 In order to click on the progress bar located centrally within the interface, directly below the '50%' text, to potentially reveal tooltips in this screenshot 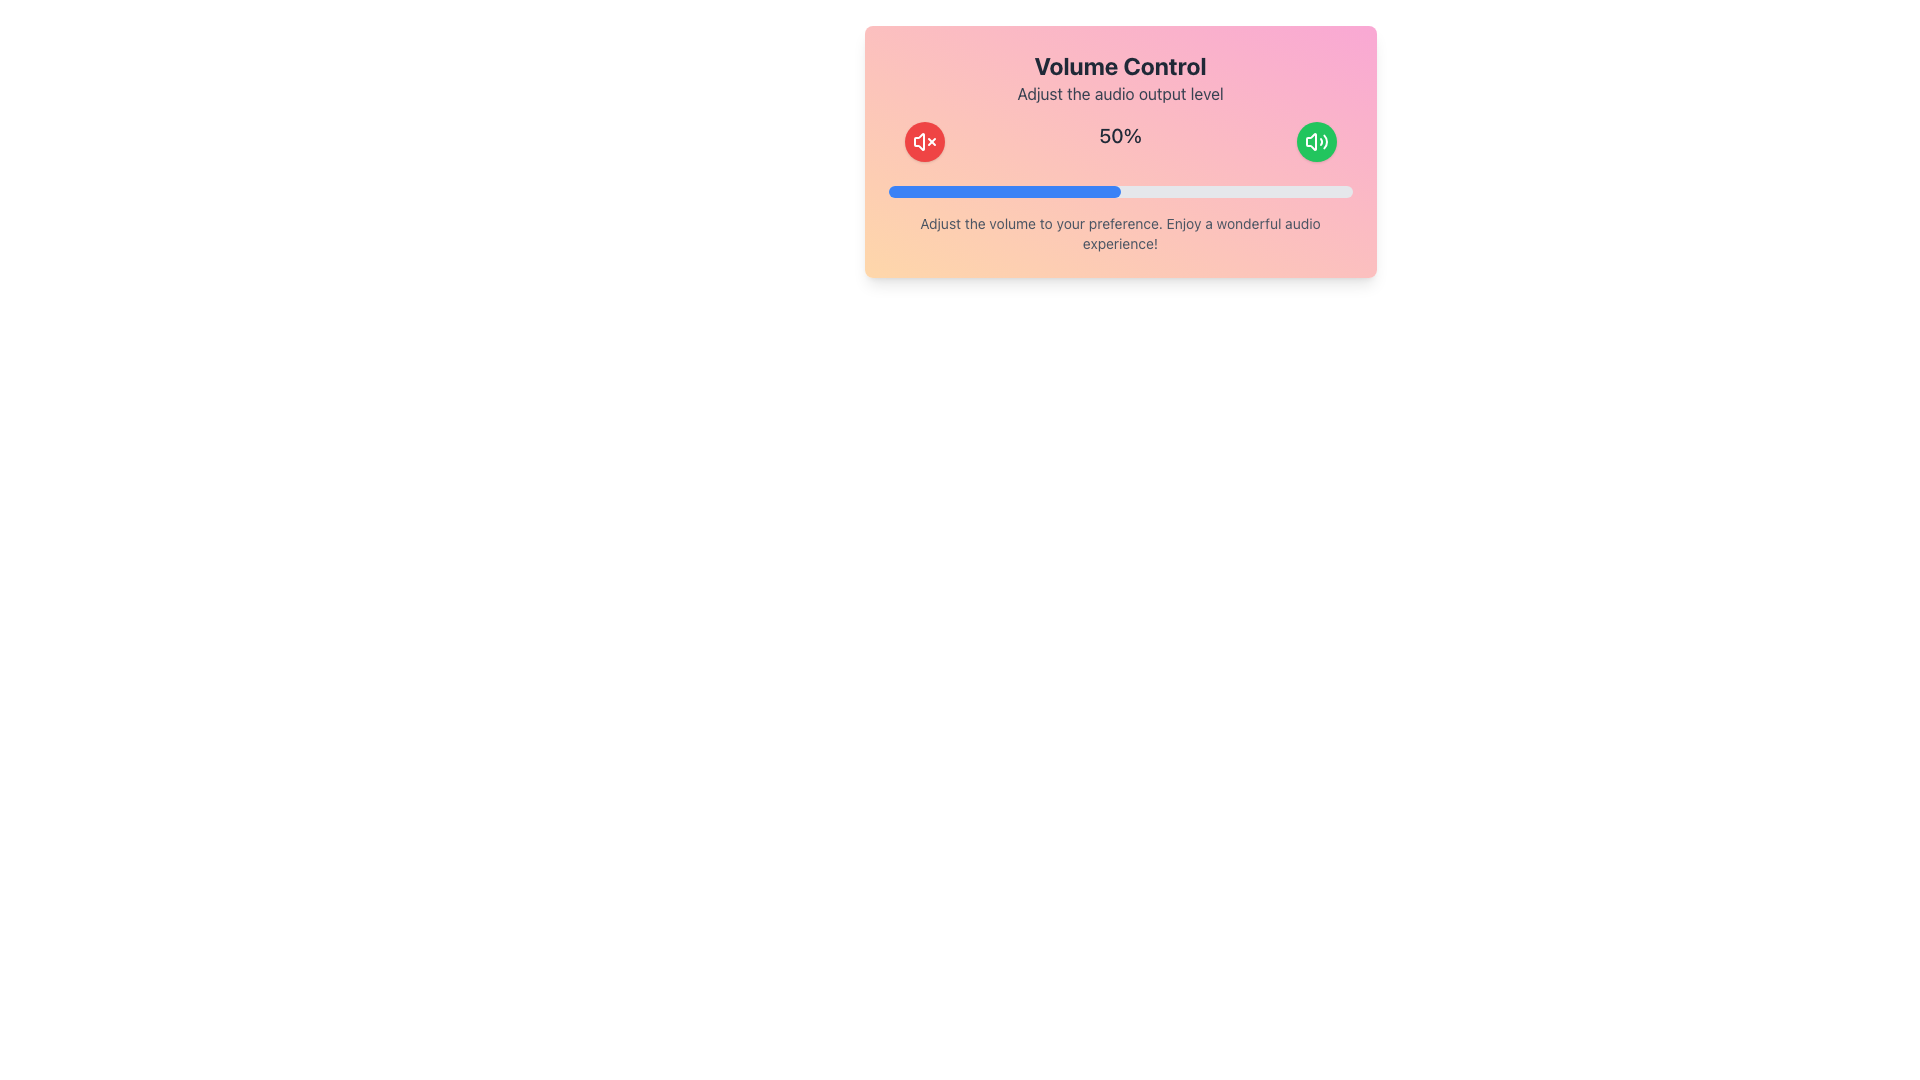, I will do `click(1120, 192)`.